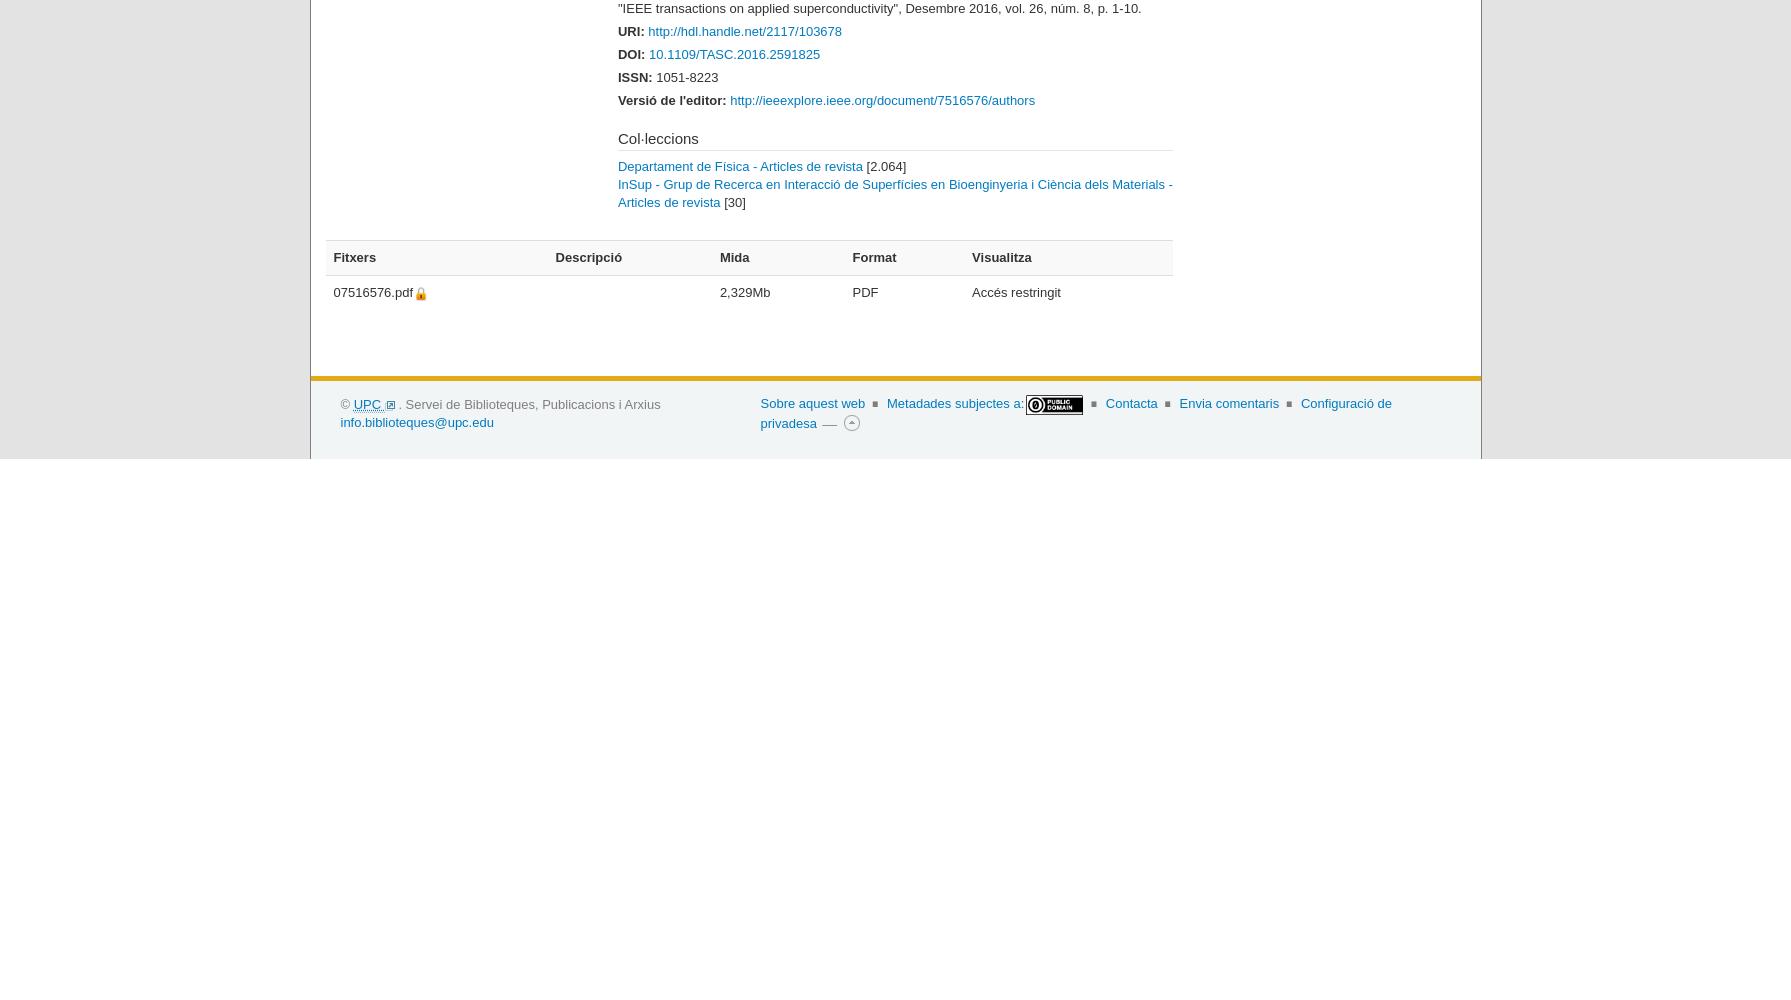 The height and width of the screenshot is (1000, 1791). What do you see at coordinates (812, 402) in the screenshot?
I see `'Sobre aquest web'` at bounding box center [812, 402].